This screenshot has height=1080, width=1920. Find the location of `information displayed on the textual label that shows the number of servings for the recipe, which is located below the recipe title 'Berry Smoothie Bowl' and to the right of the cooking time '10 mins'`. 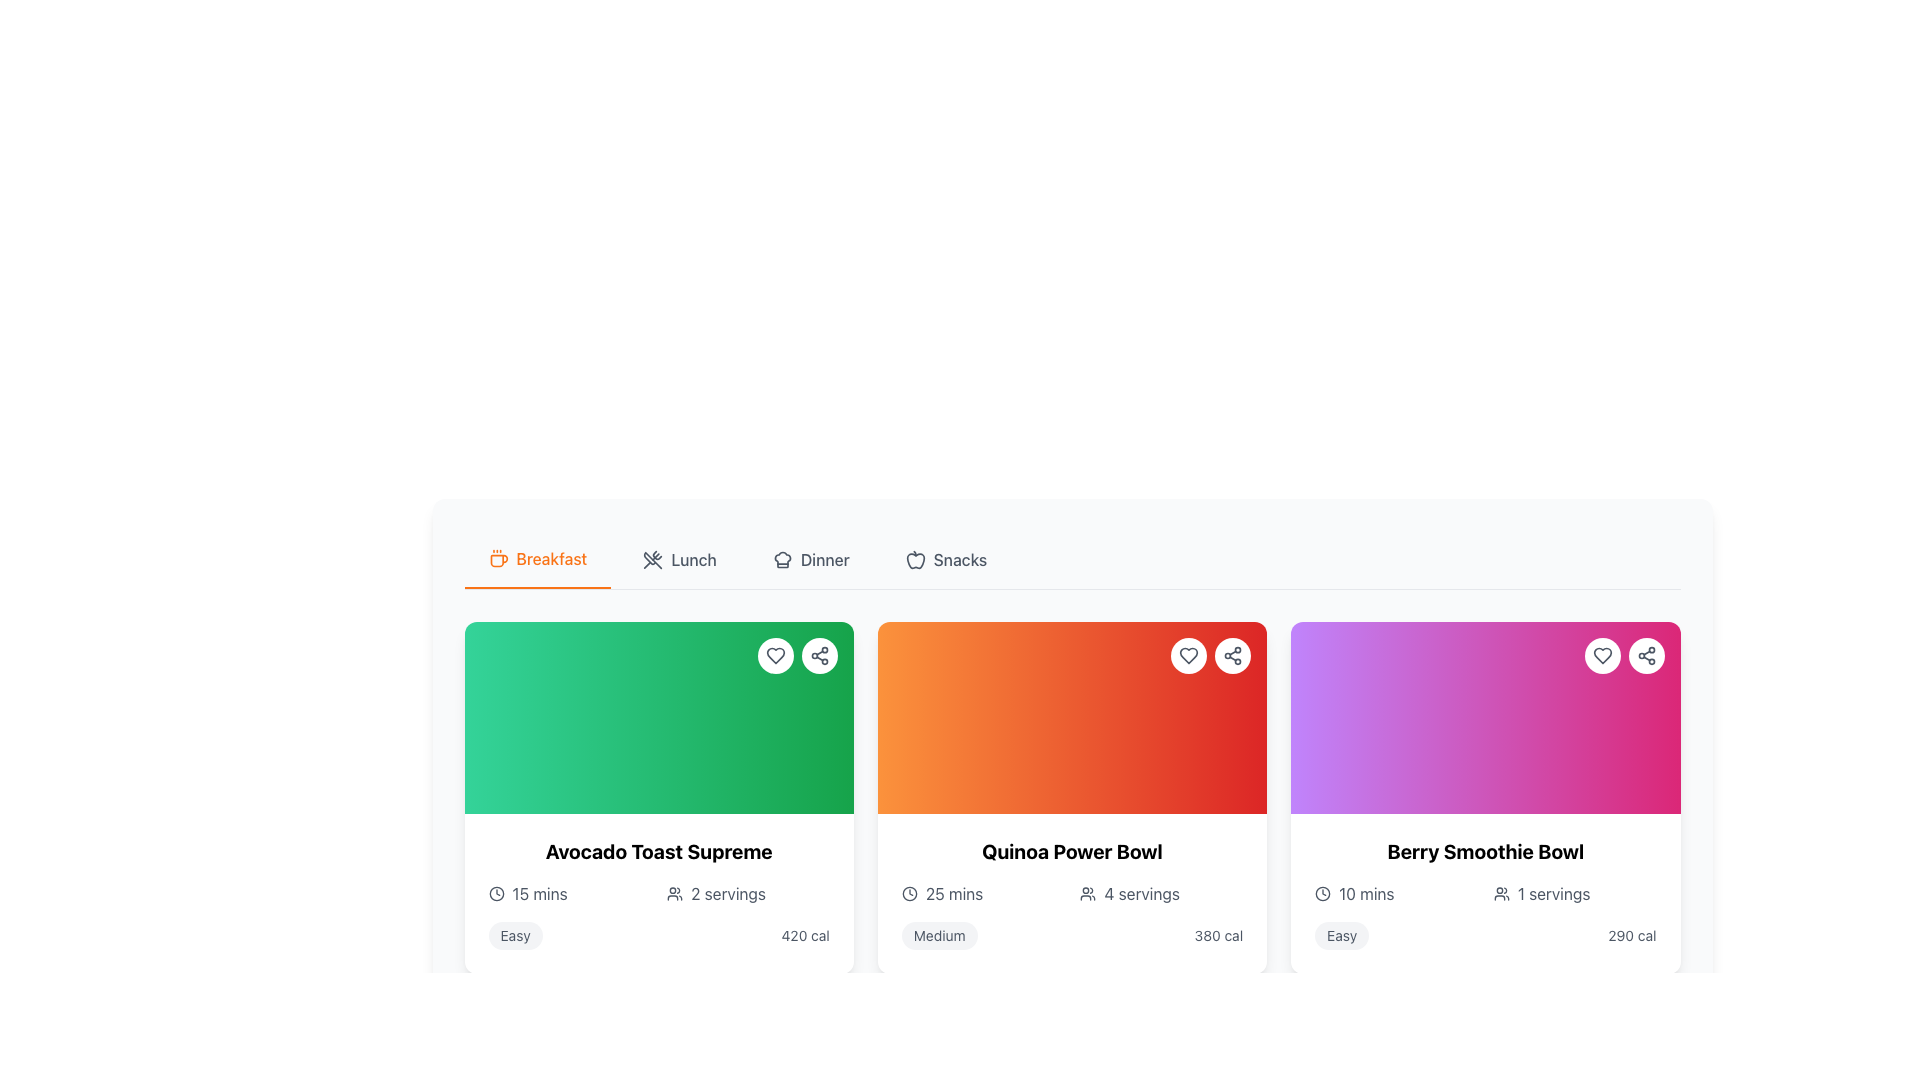

information displayed on the textual label that shows the number of servings for the recipe, which is located below the recipe title 'Berry Smoothie Bowl' and to the right of the cooking time '10 mins' is located at coordinates (1574, 893).